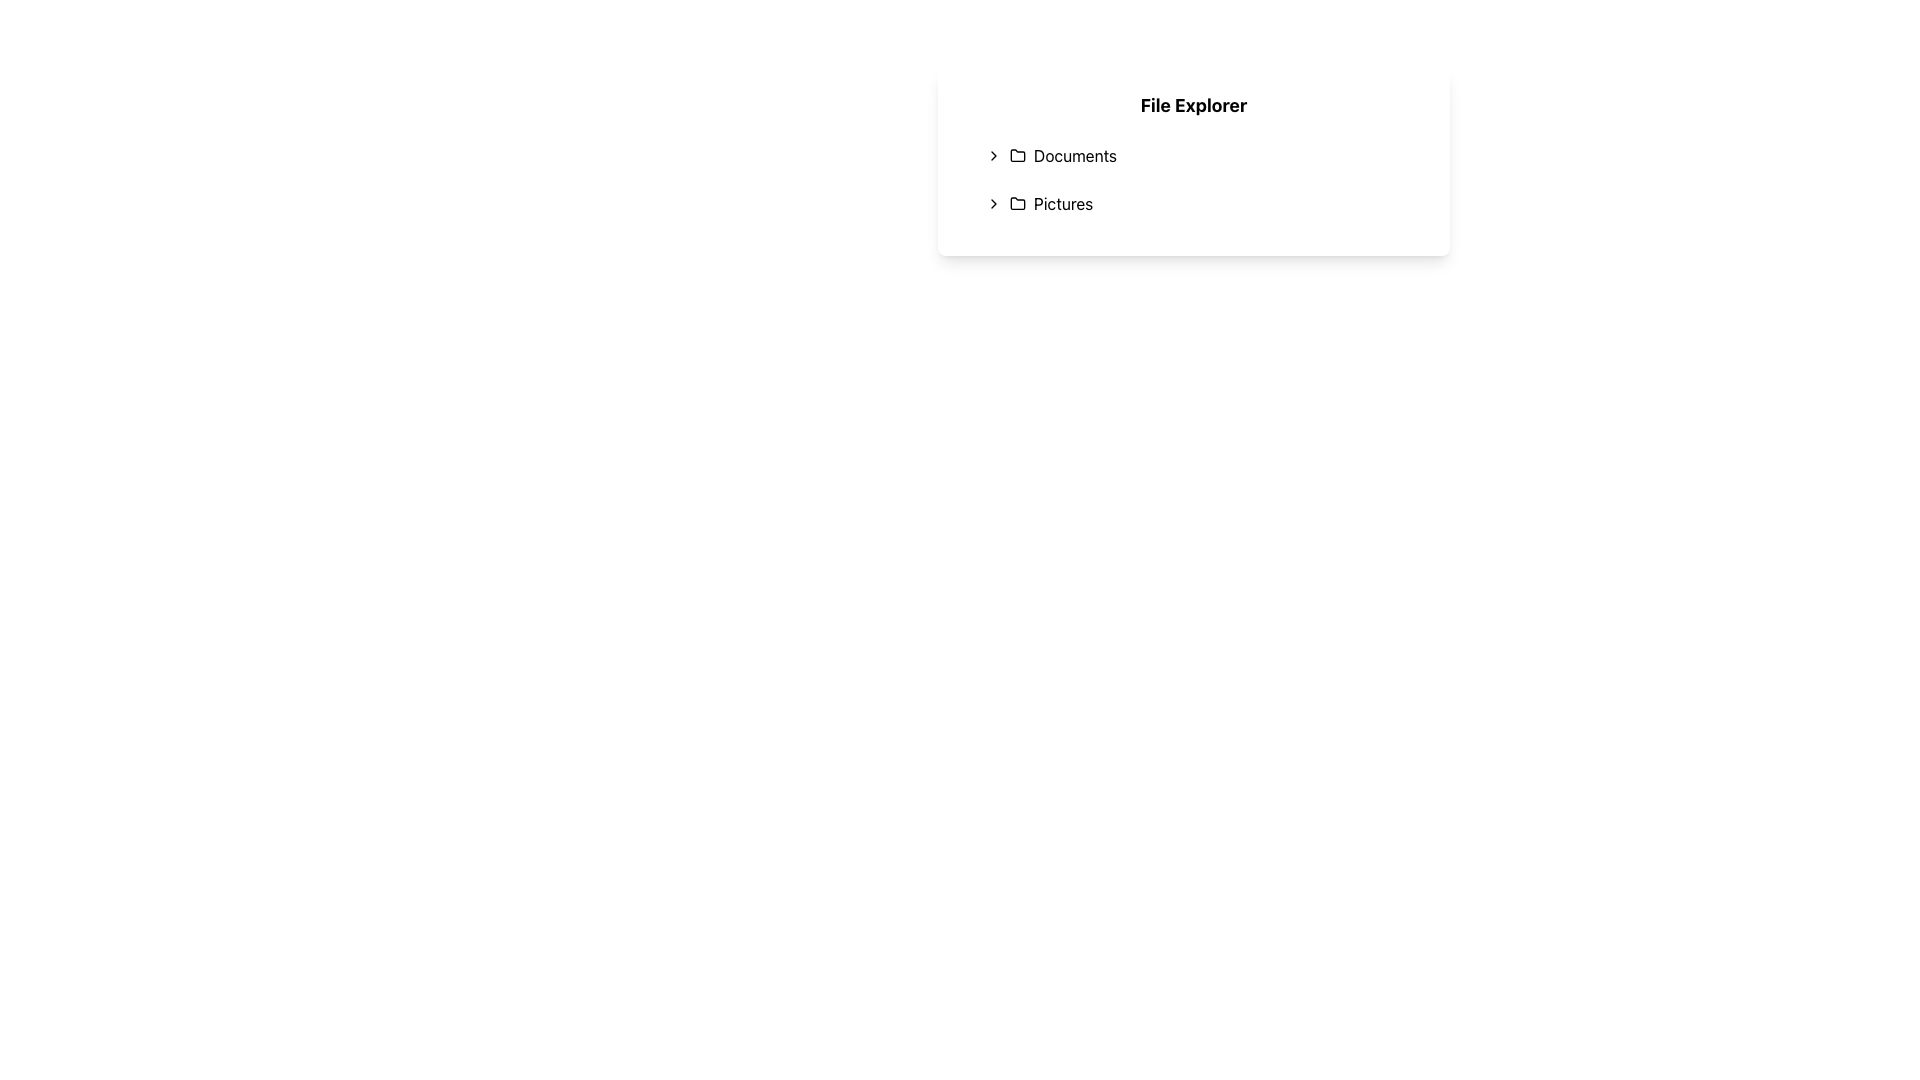 This screenshot has height=1080, width=1920. I want to click on the 'Documents' text label, which identifies the folder, so click(1074, 154).